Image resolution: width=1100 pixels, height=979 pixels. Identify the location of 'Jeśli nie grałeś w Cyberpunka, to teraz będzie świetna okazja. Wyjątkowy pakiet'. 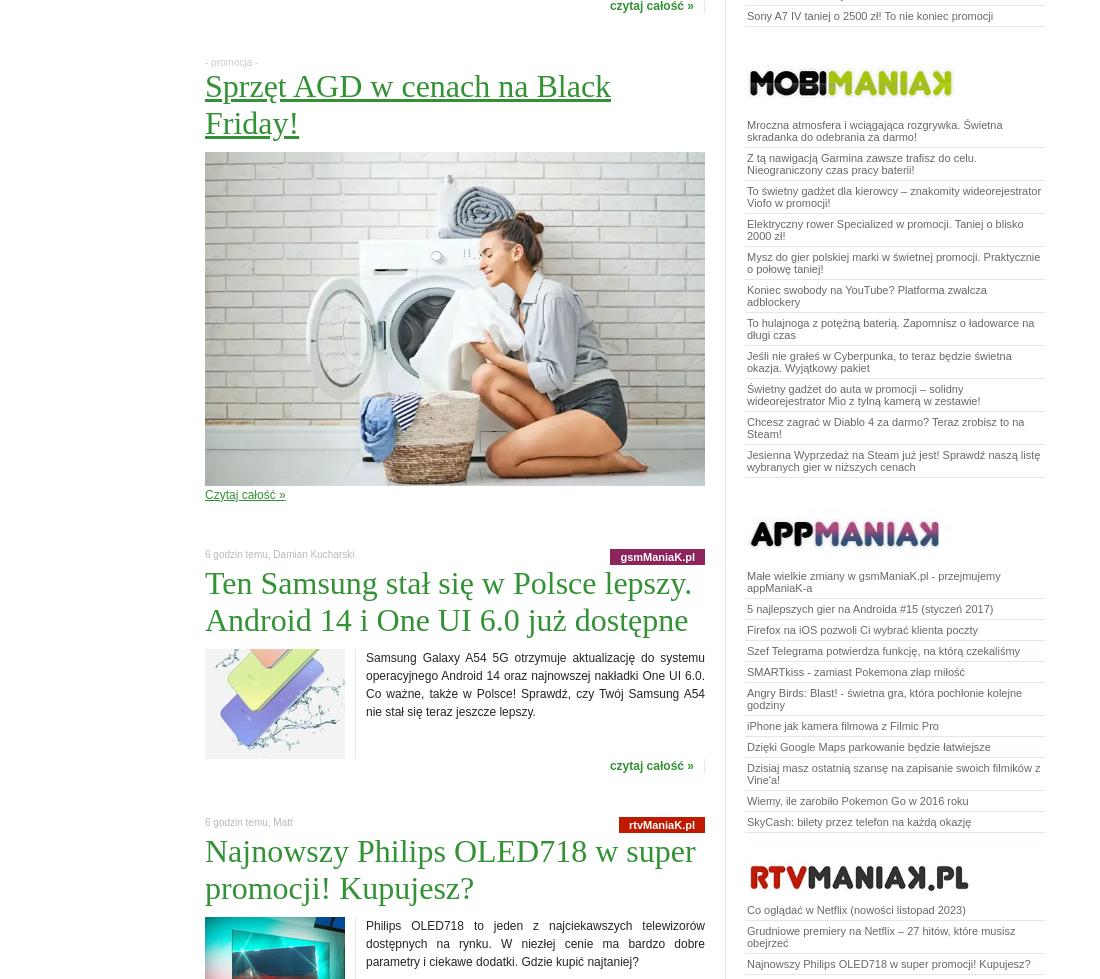
(878, 362).